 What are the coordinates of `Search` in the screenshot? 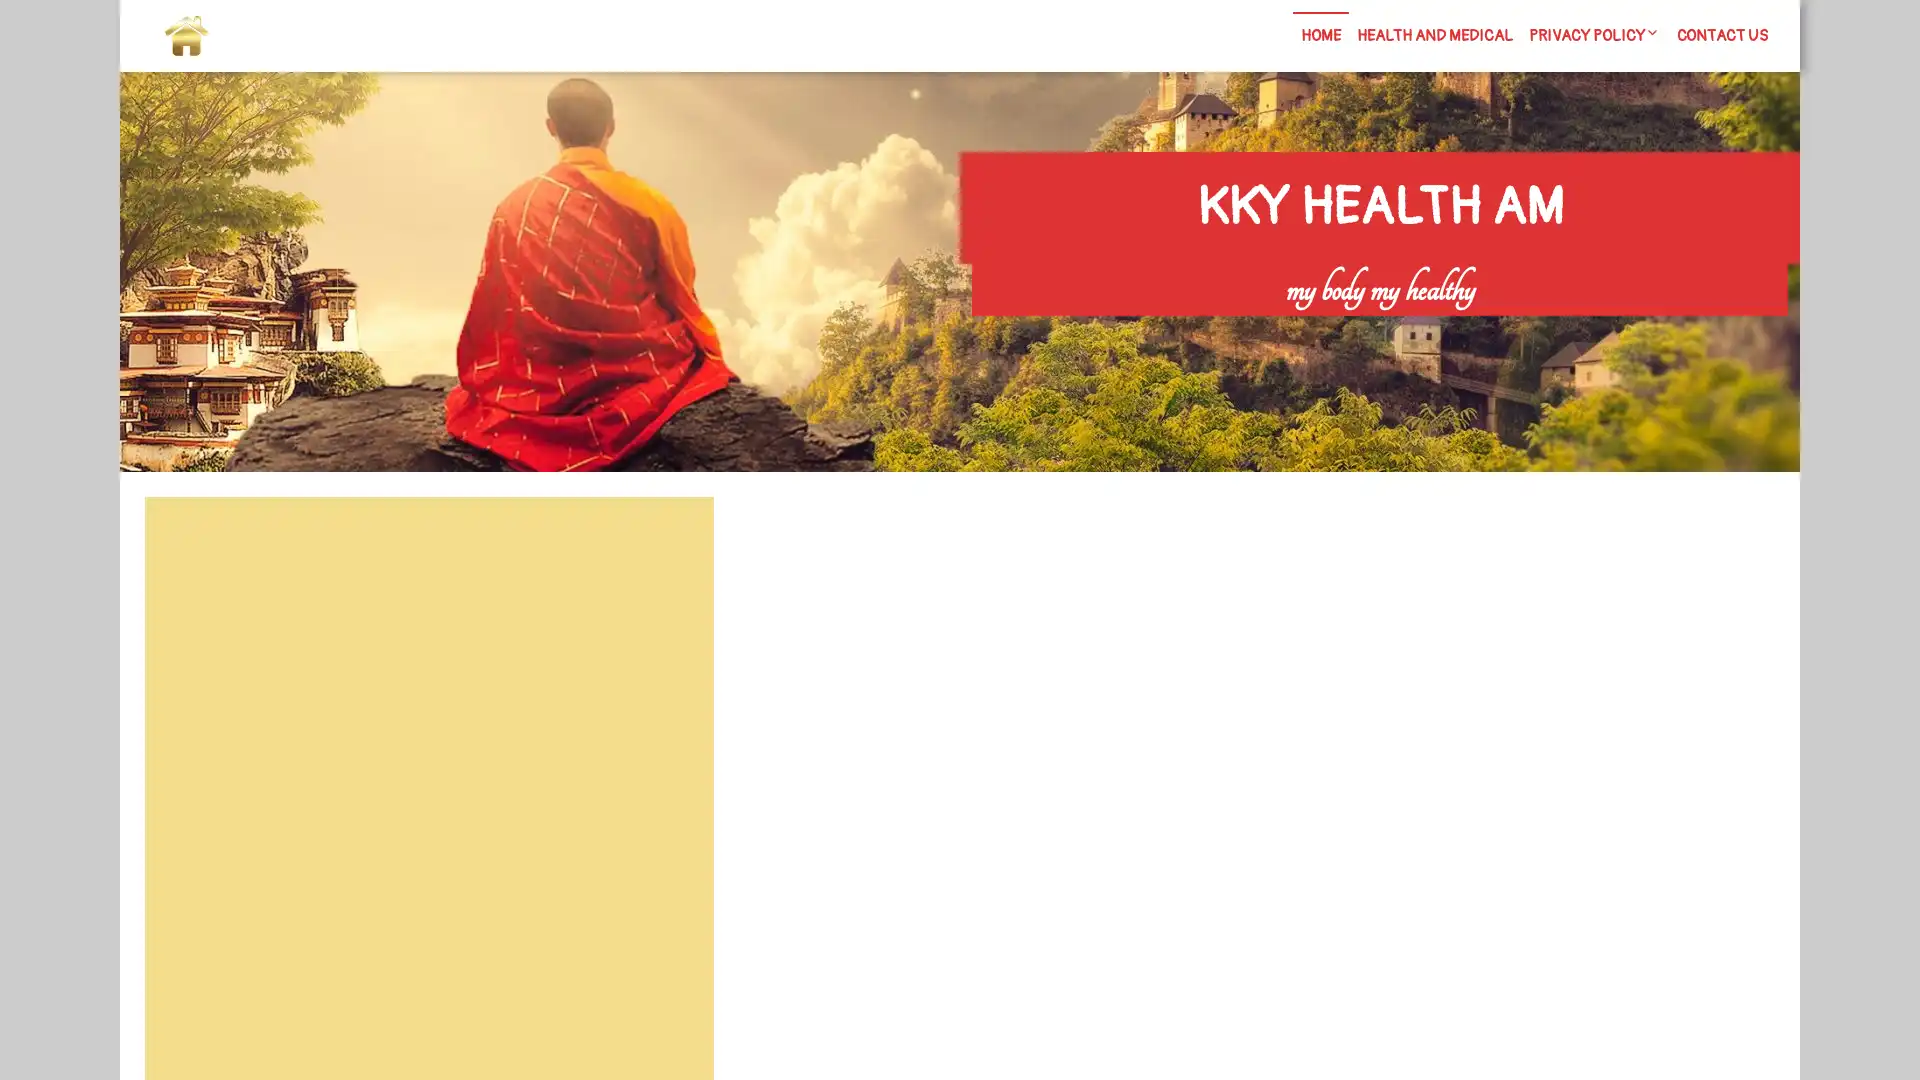 It's located at (667, 545).